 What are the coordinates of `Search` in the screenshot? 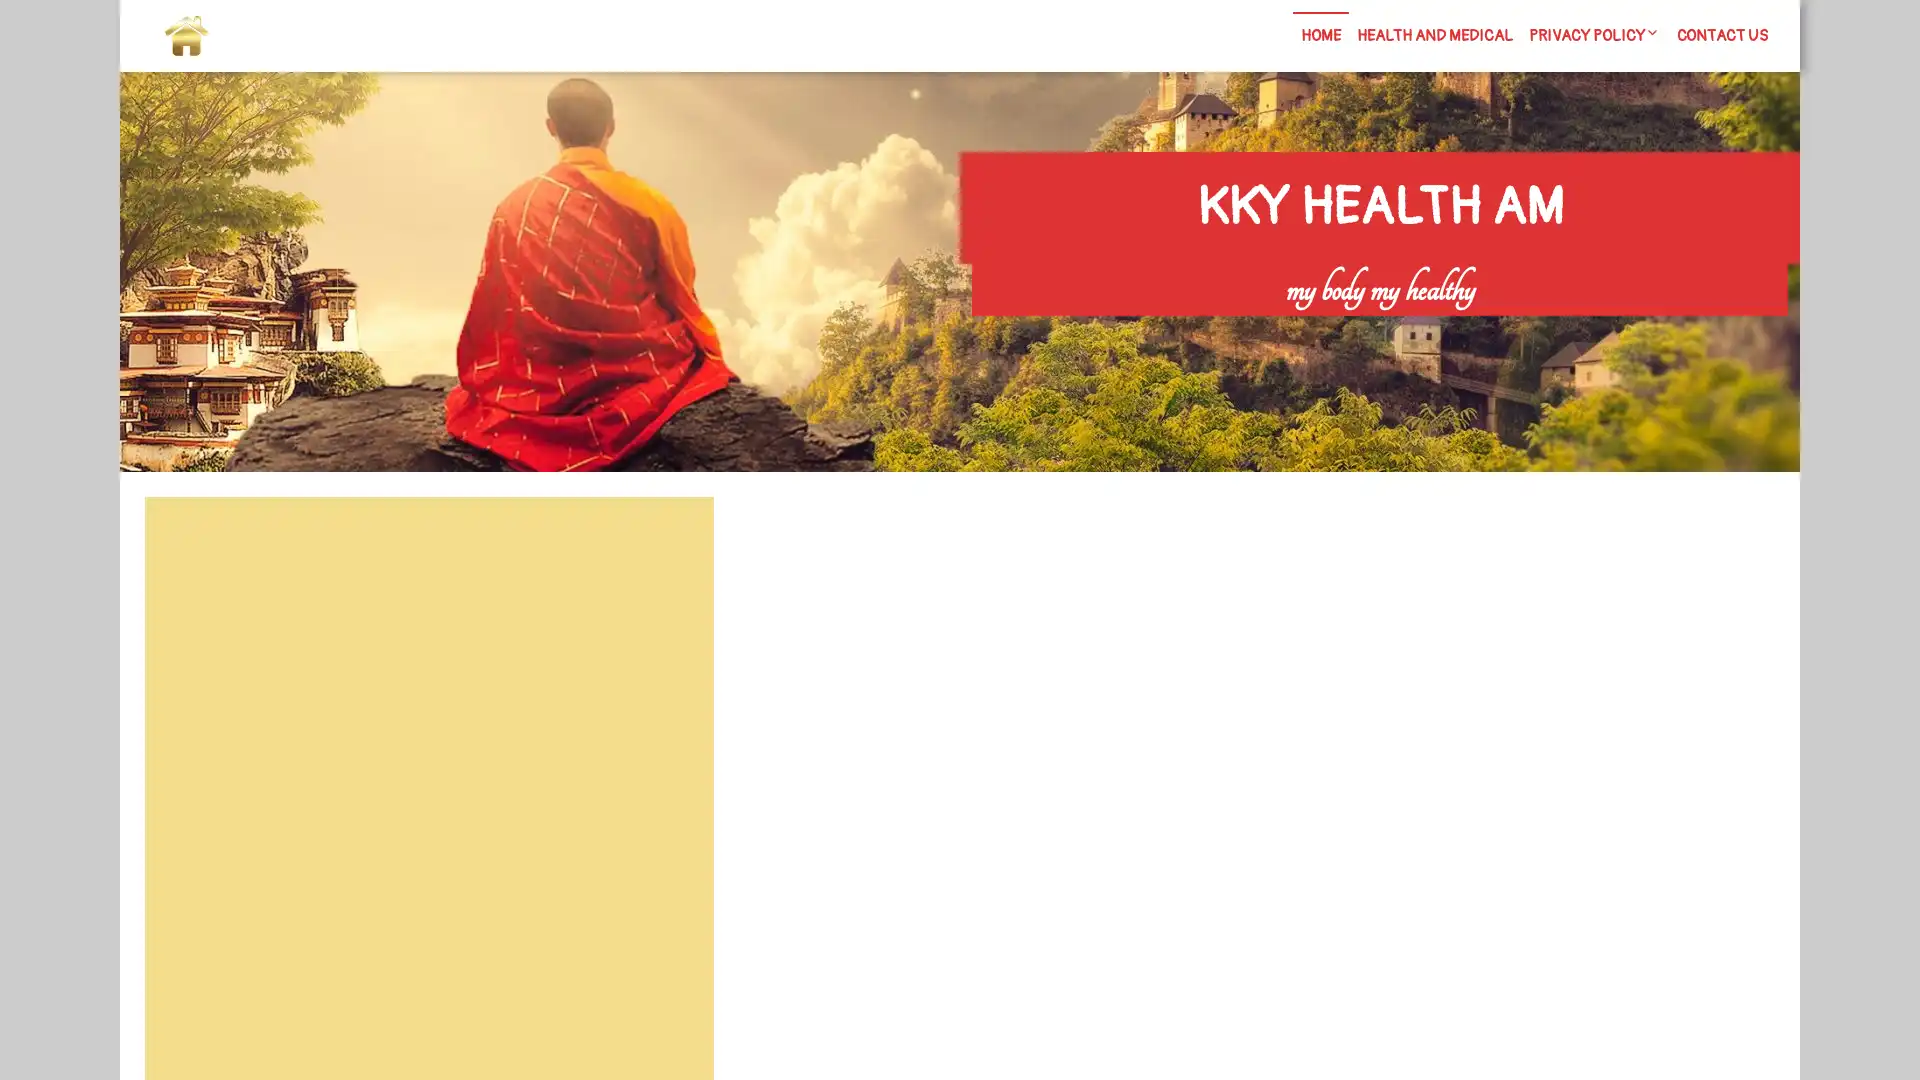 It's located at (667, 545).